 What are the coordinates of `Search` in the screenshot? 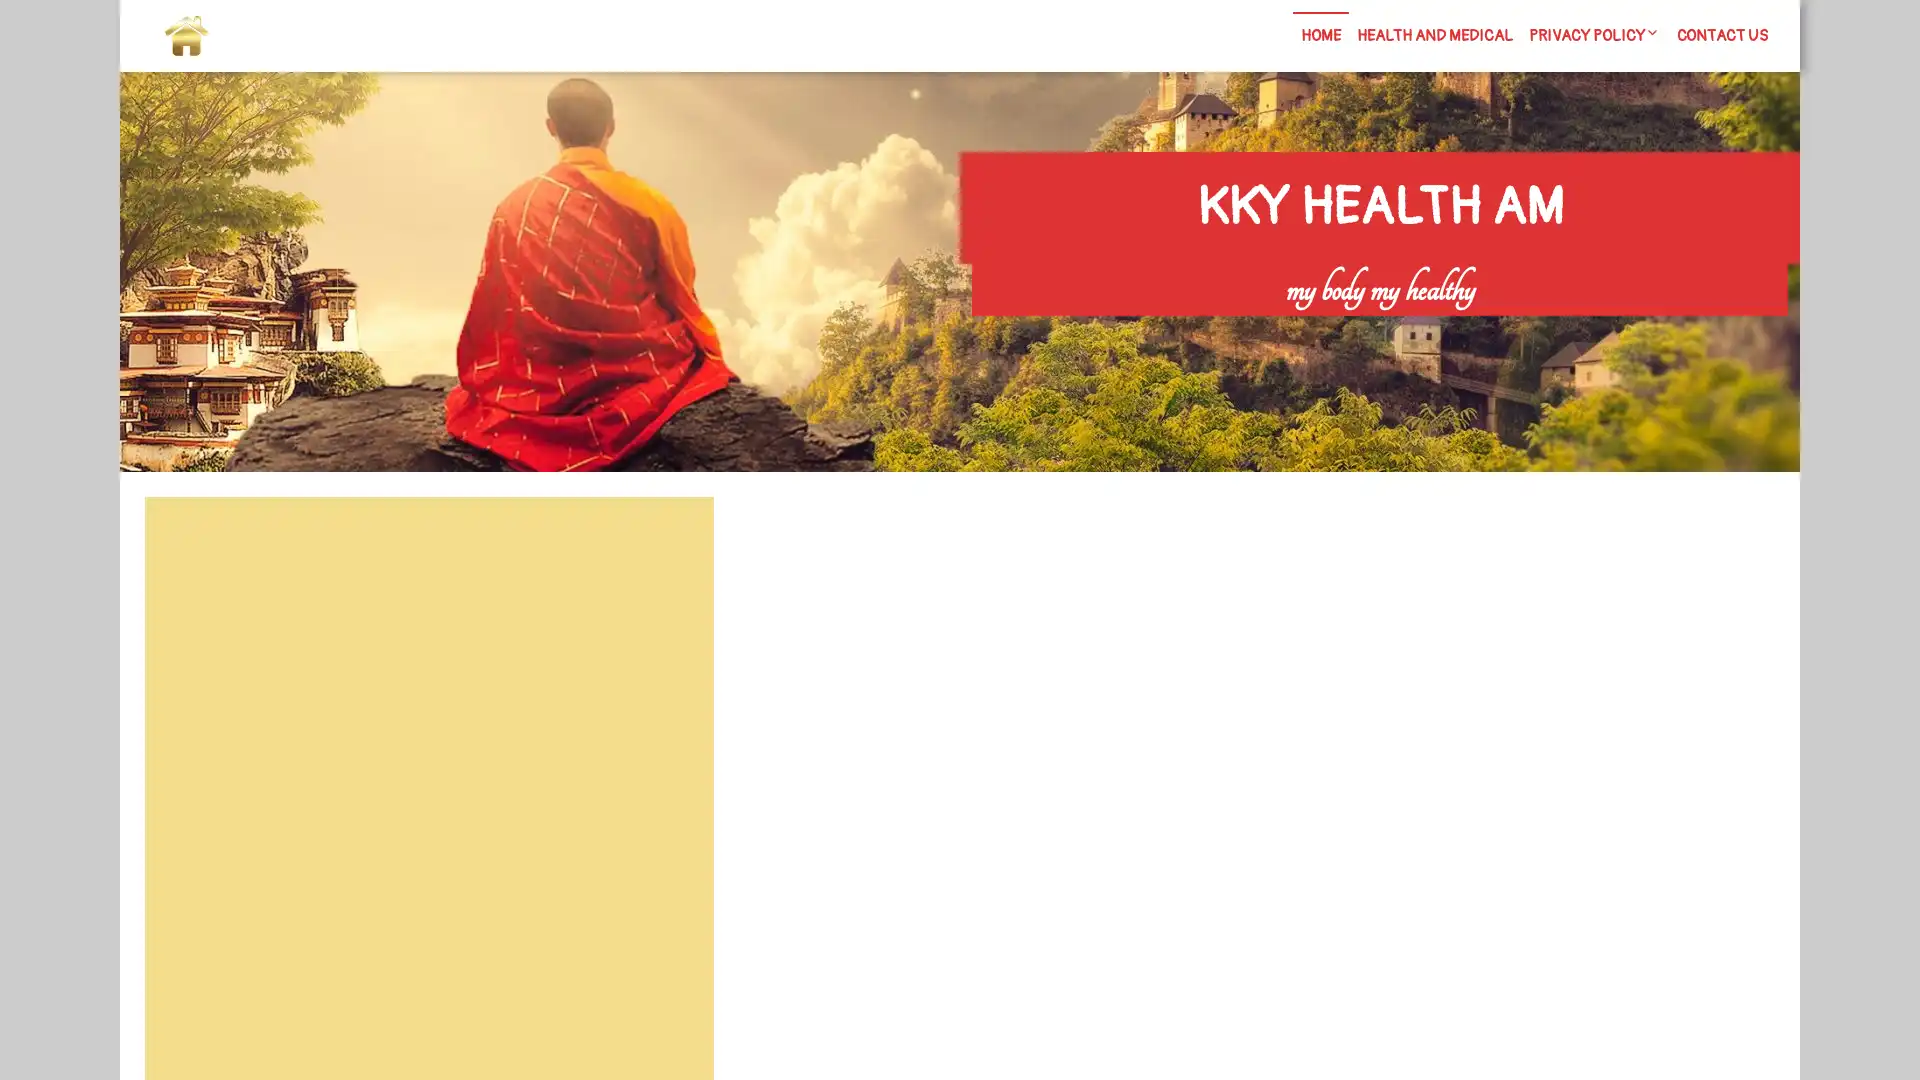 It's located at (667, 545).